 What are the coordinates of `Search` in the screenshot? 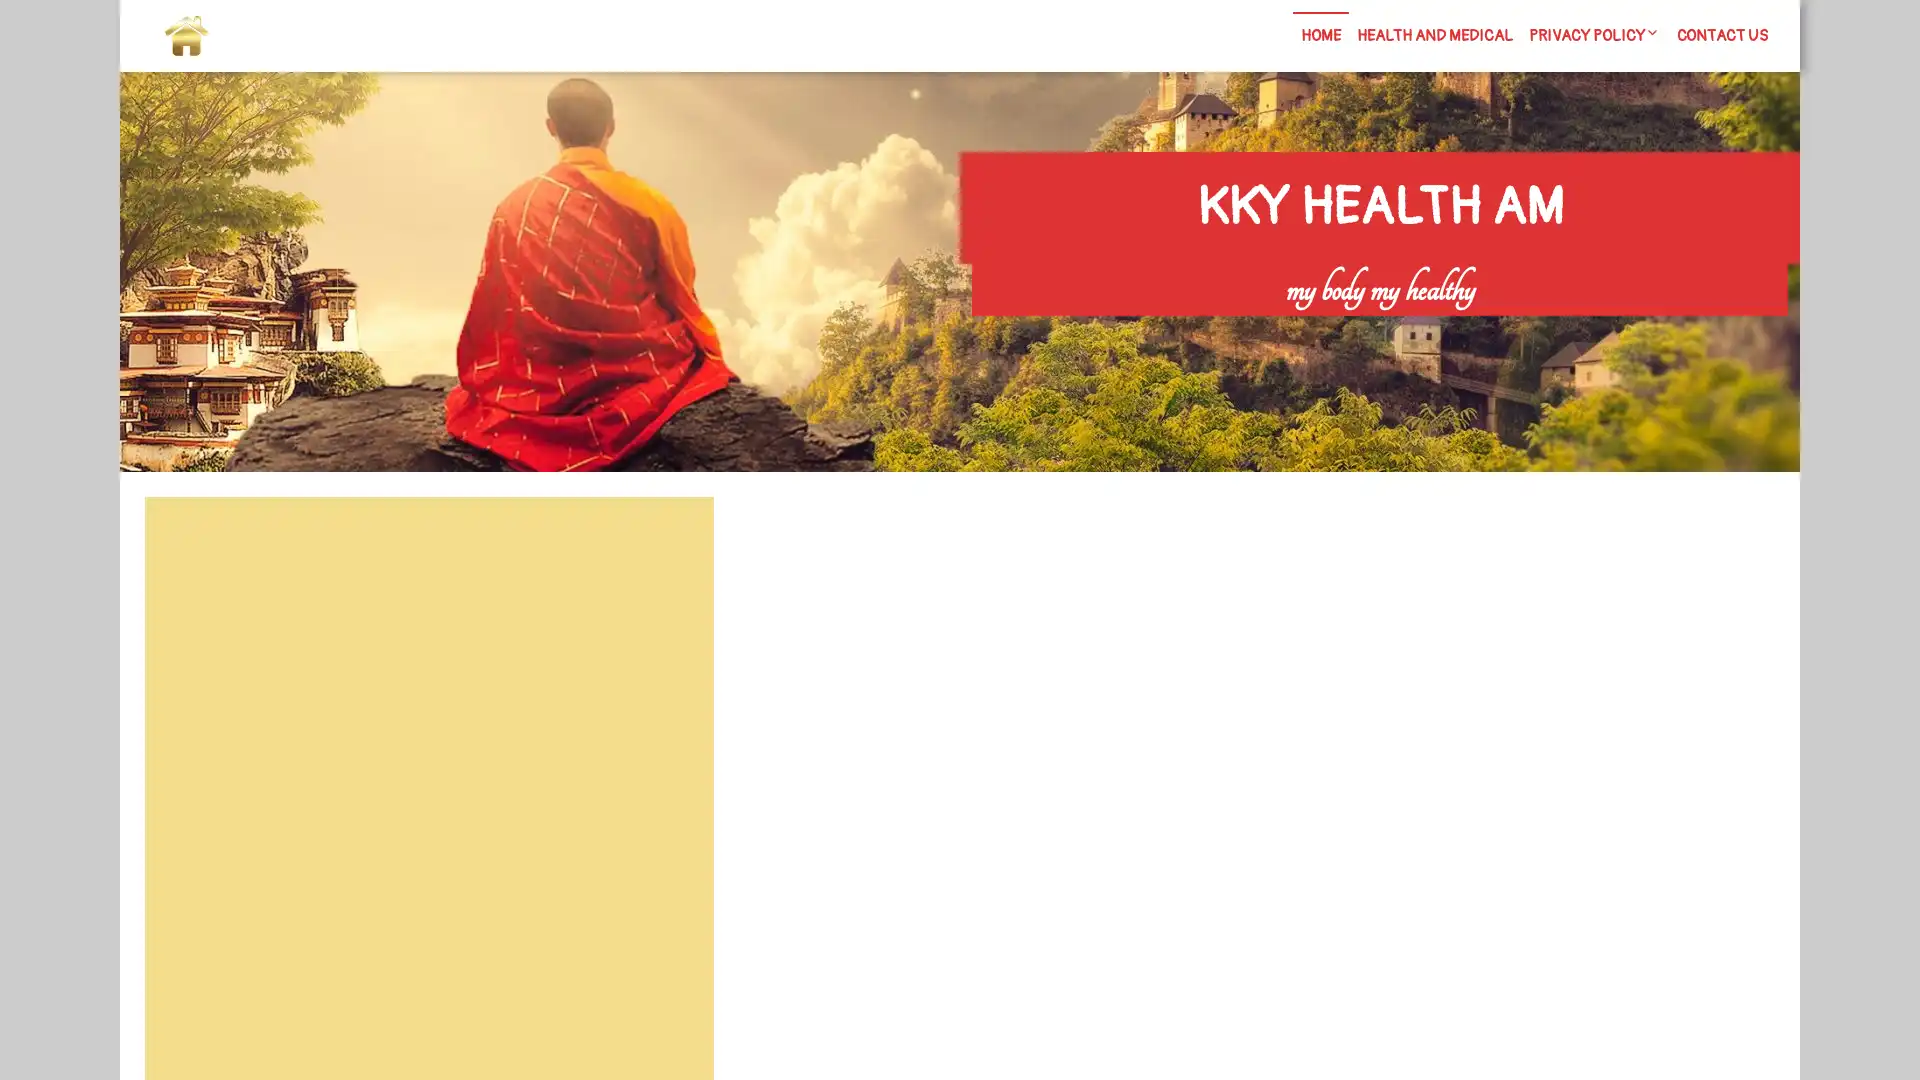 It's located at (667, 545).